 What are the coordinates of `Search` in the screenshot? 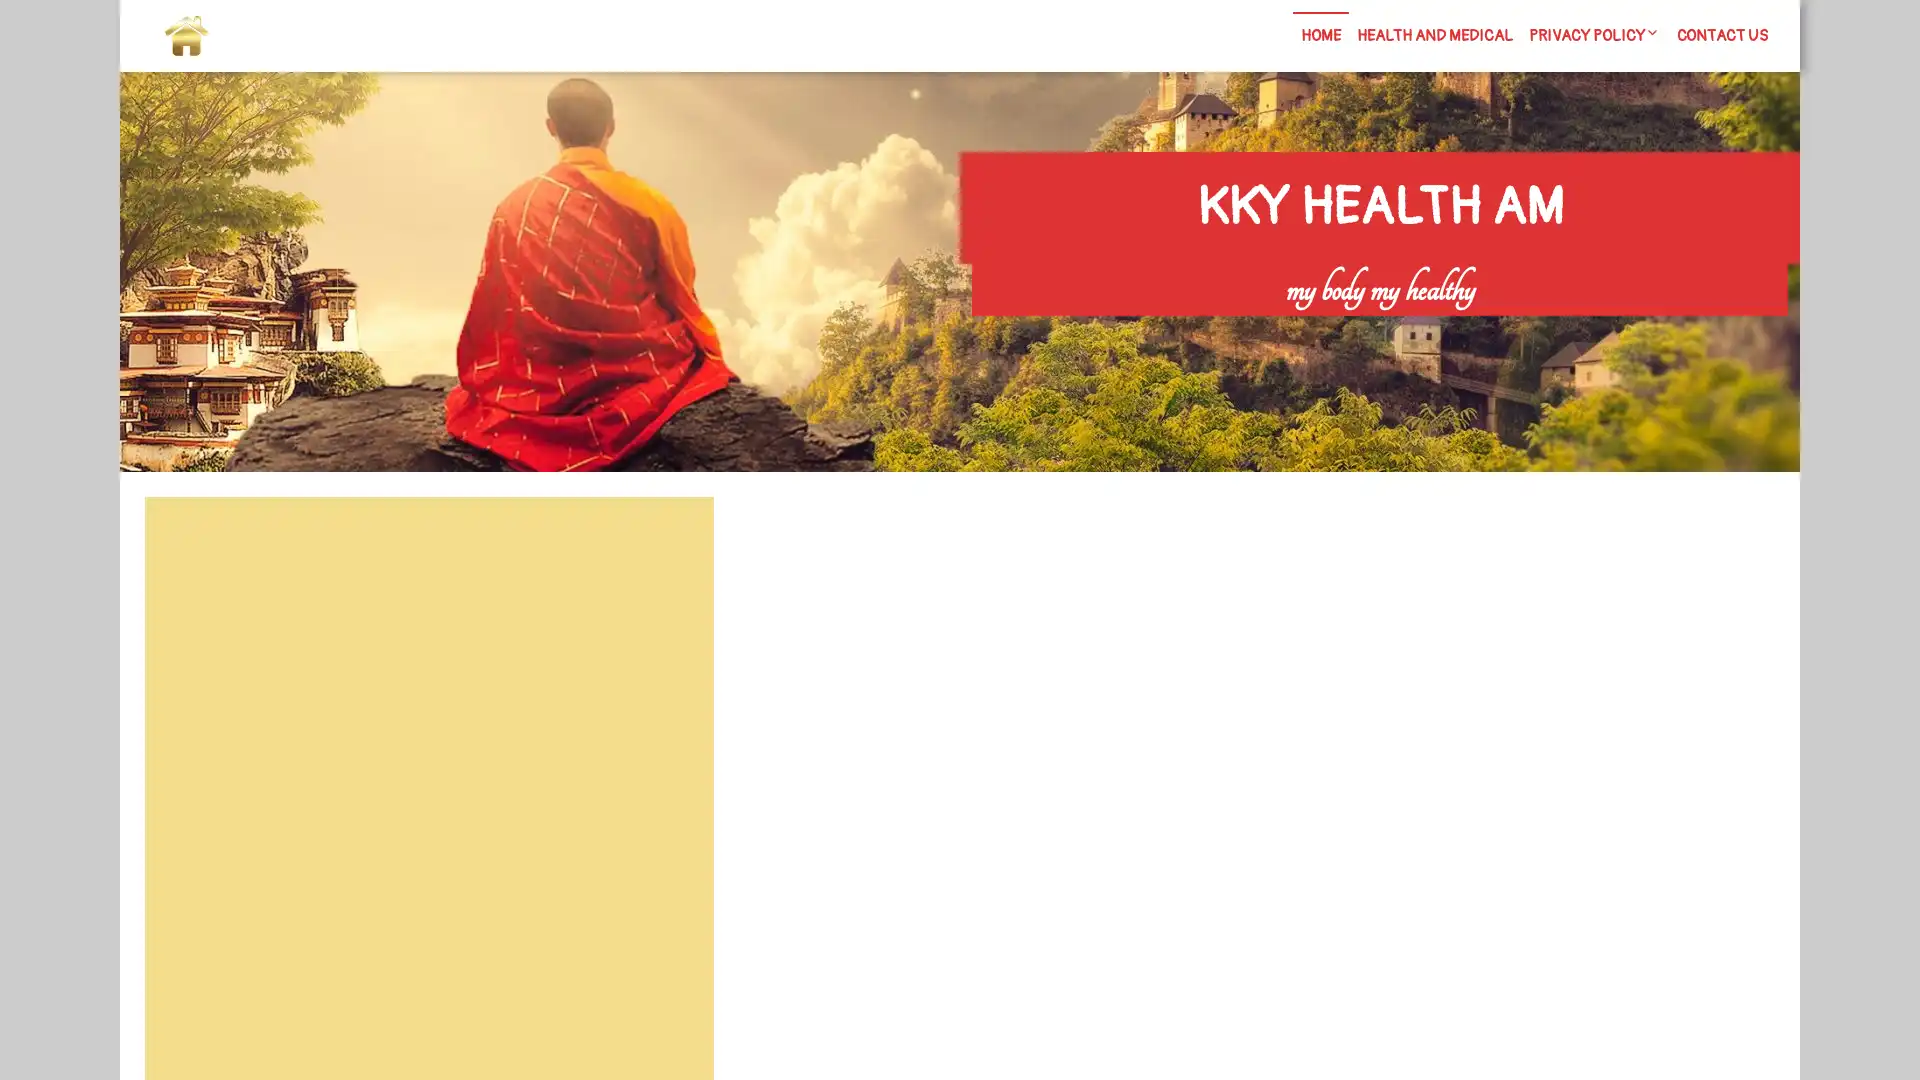 It's located at (667, 545).